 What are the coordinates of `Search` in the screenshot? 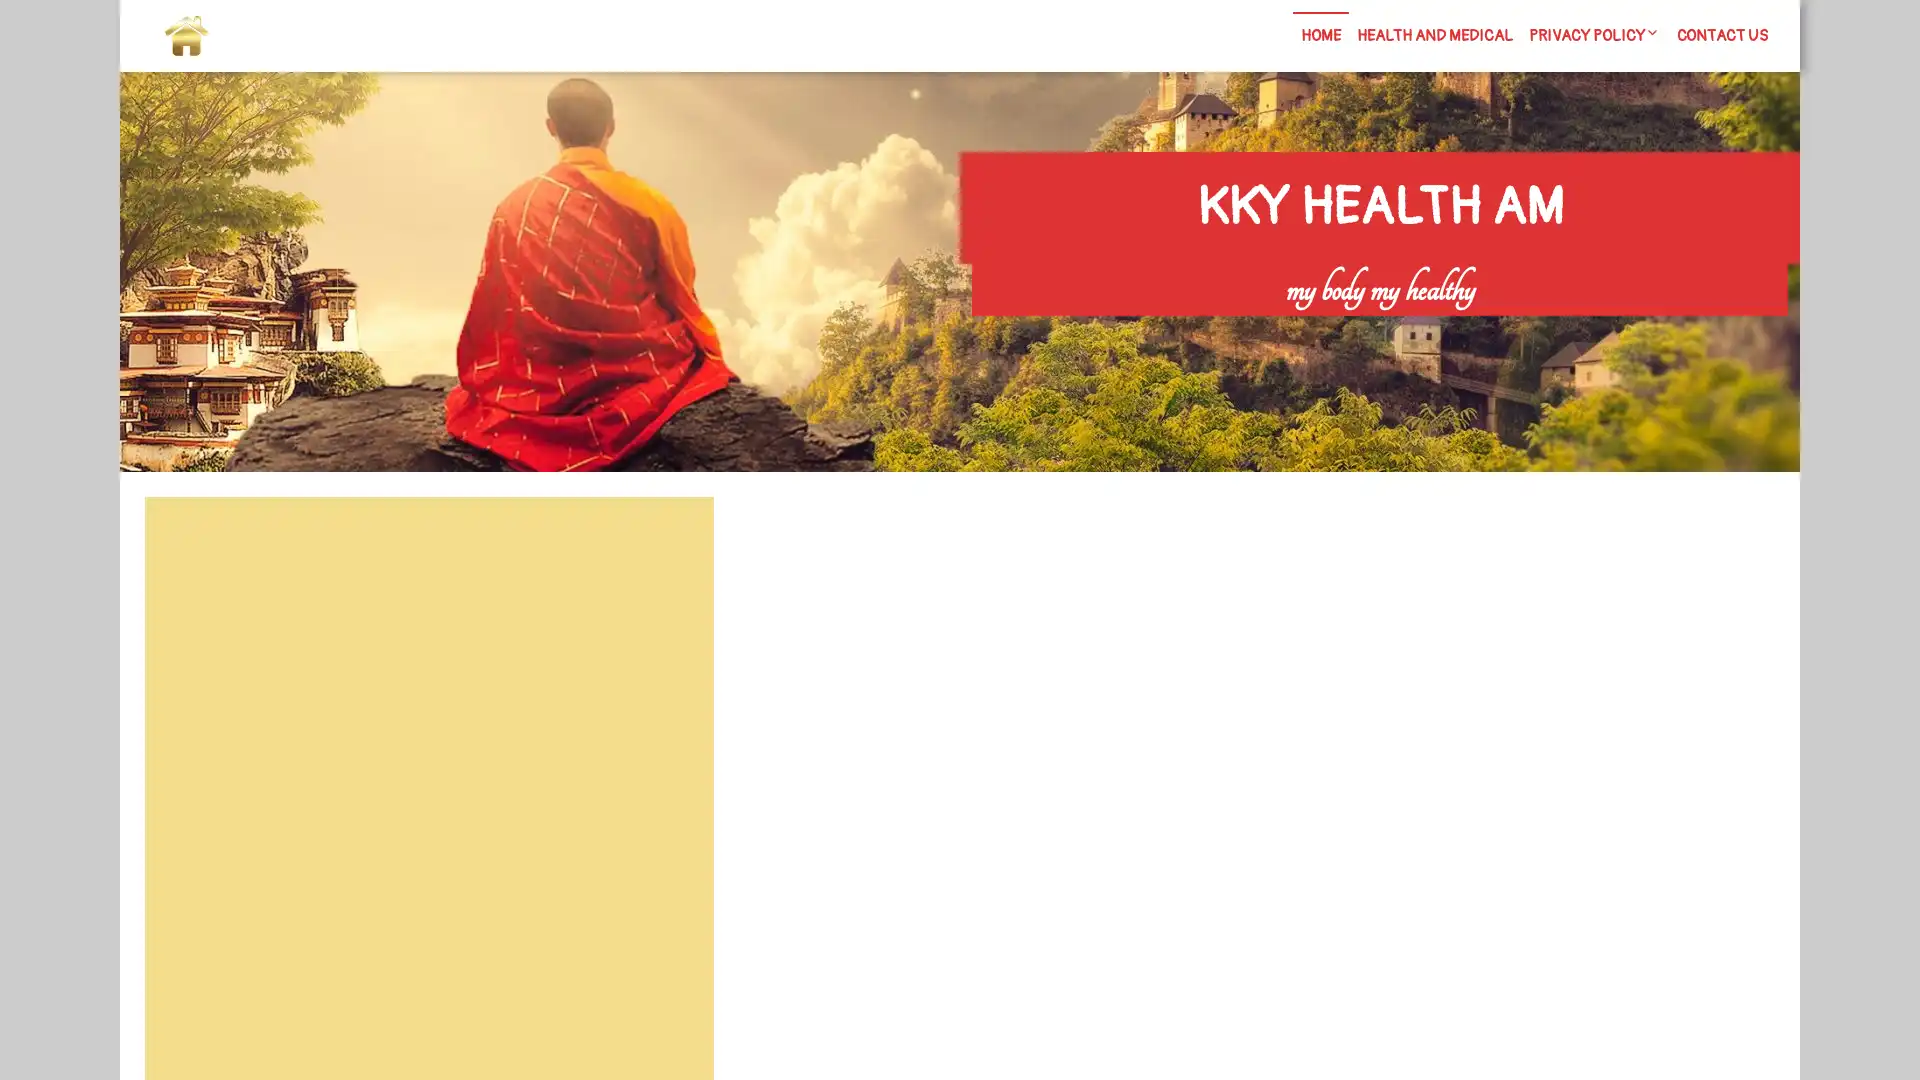 It's located at (667, 545).